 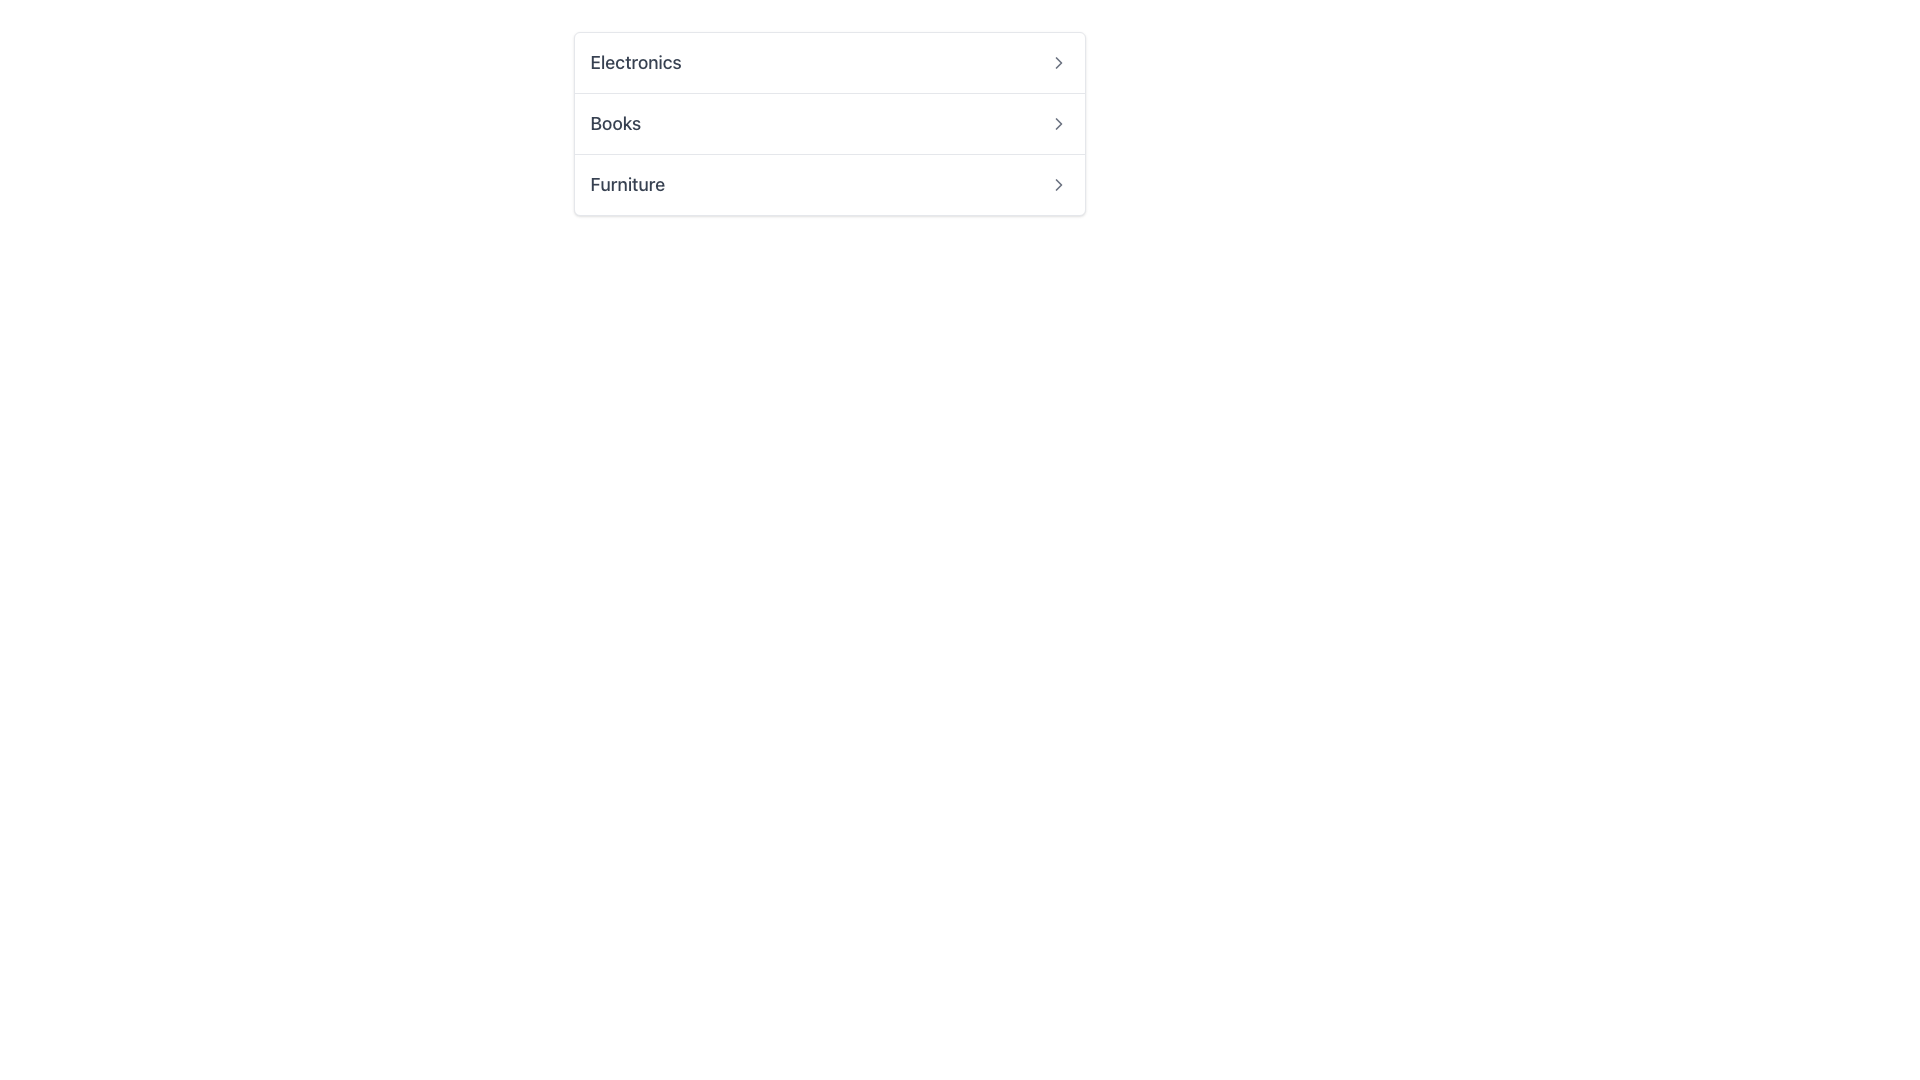 What do you see at coordinates (1057, 123) in the screenshot?
I see `the right-facing chevron icon next to the 'Books' list item` at bounding box center [1057, 123].